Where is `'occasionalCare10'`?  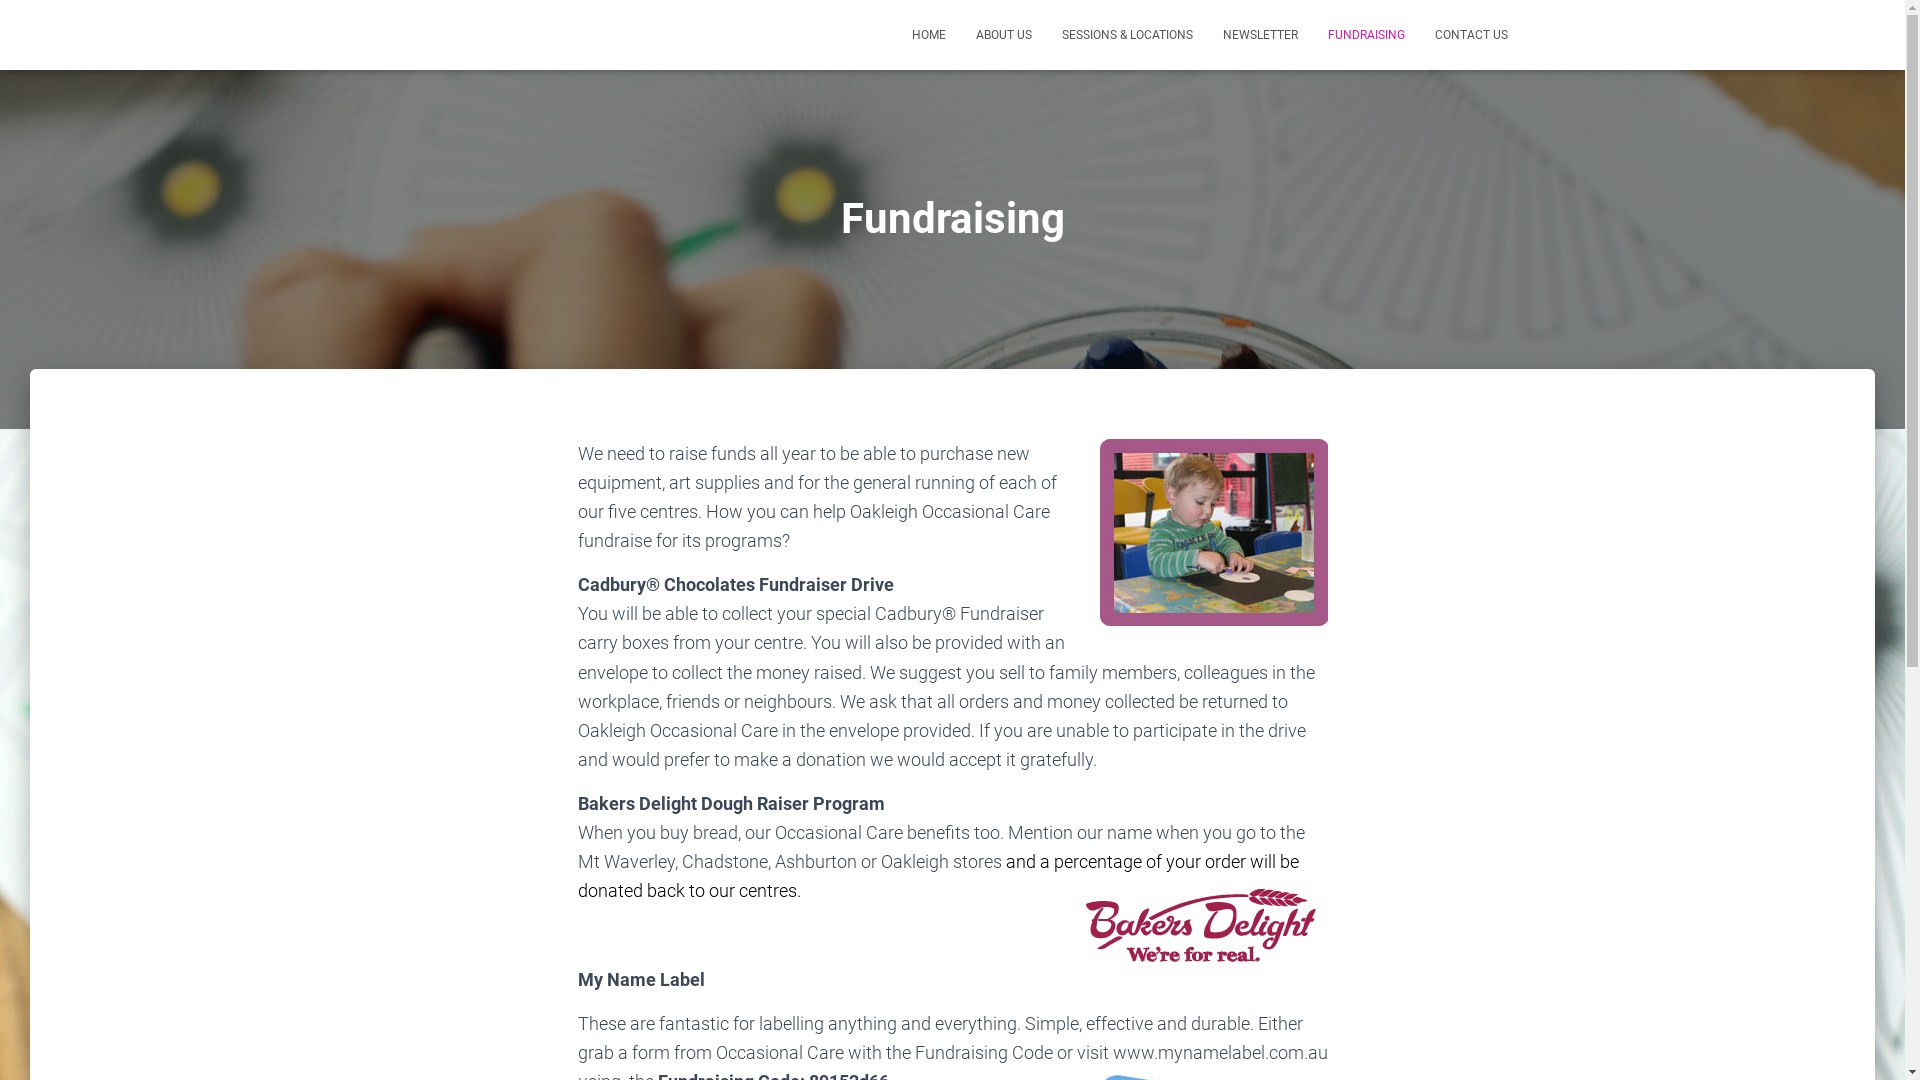
'occasionalCare10' is located at coordinates (1098, 531).